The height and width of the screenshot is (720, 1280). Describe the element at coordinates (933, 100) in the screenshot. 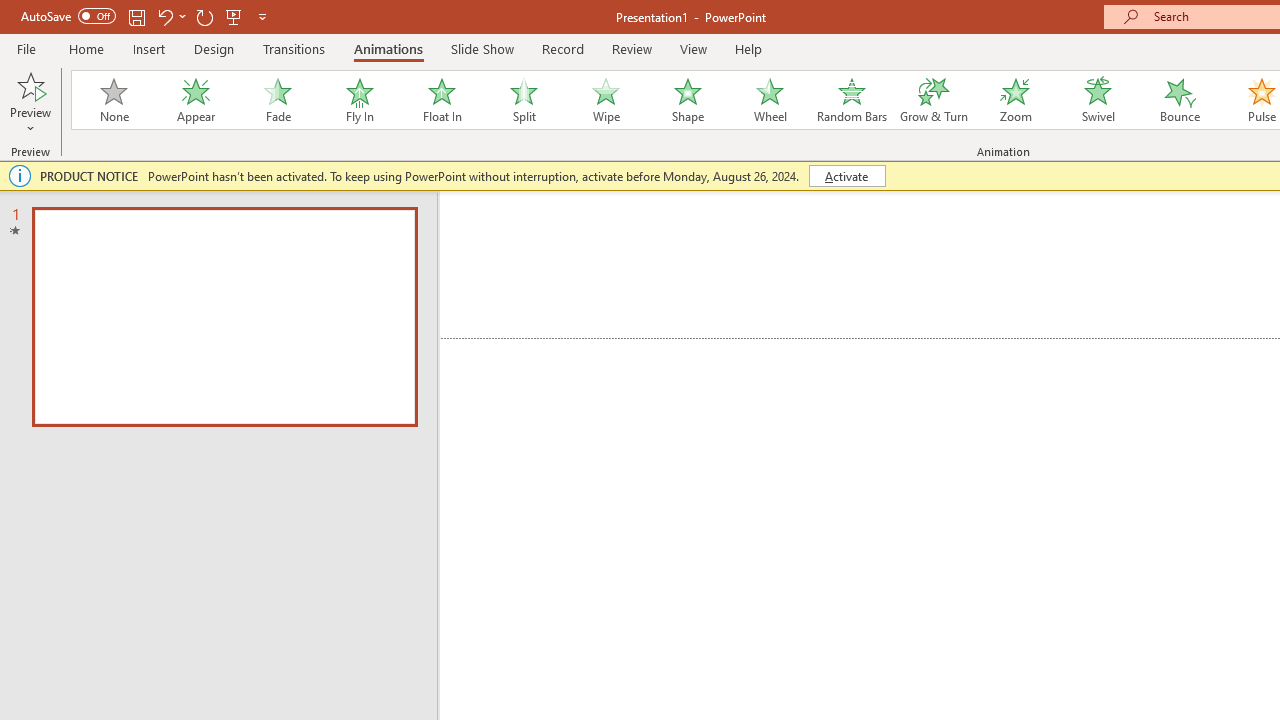

I see `'Grow & Turn'` at that location.